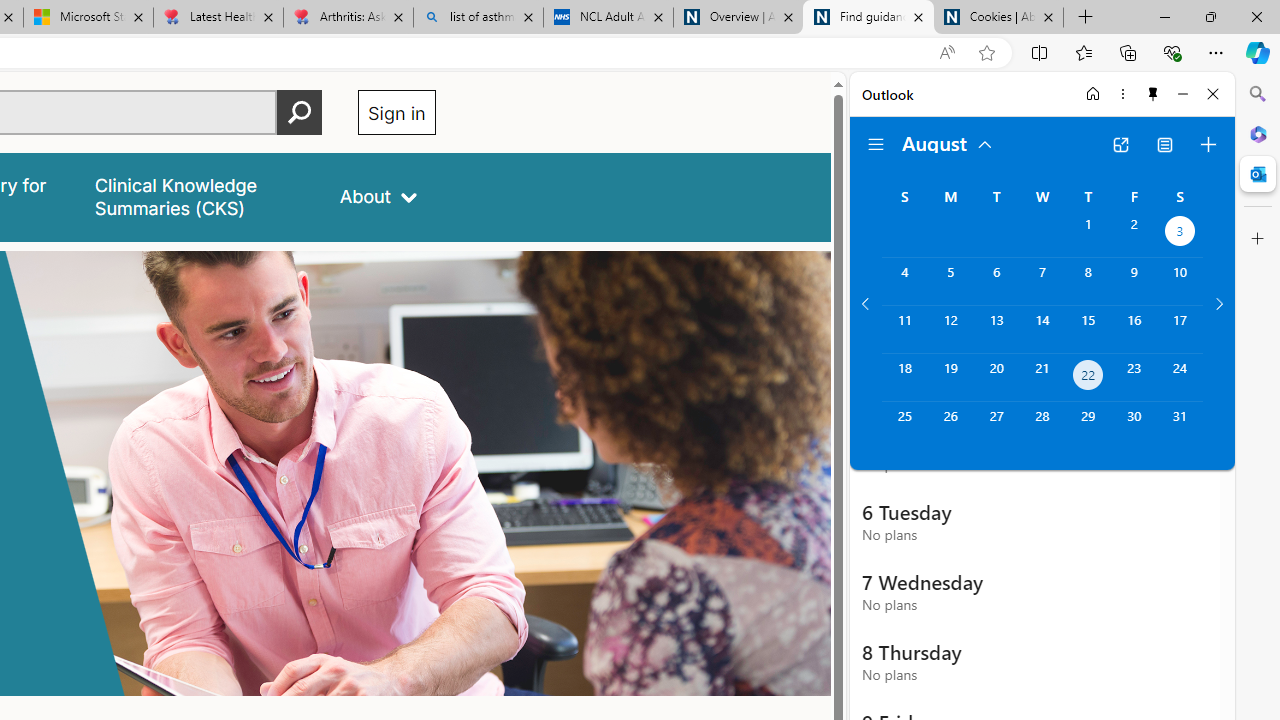 The width and height of the screenshot is (1280, 720). What do you see at coordinates (949, 281) in the screenshot?
I see `'Monday, August 5, 2024. '` at bounding box center [949, 281].